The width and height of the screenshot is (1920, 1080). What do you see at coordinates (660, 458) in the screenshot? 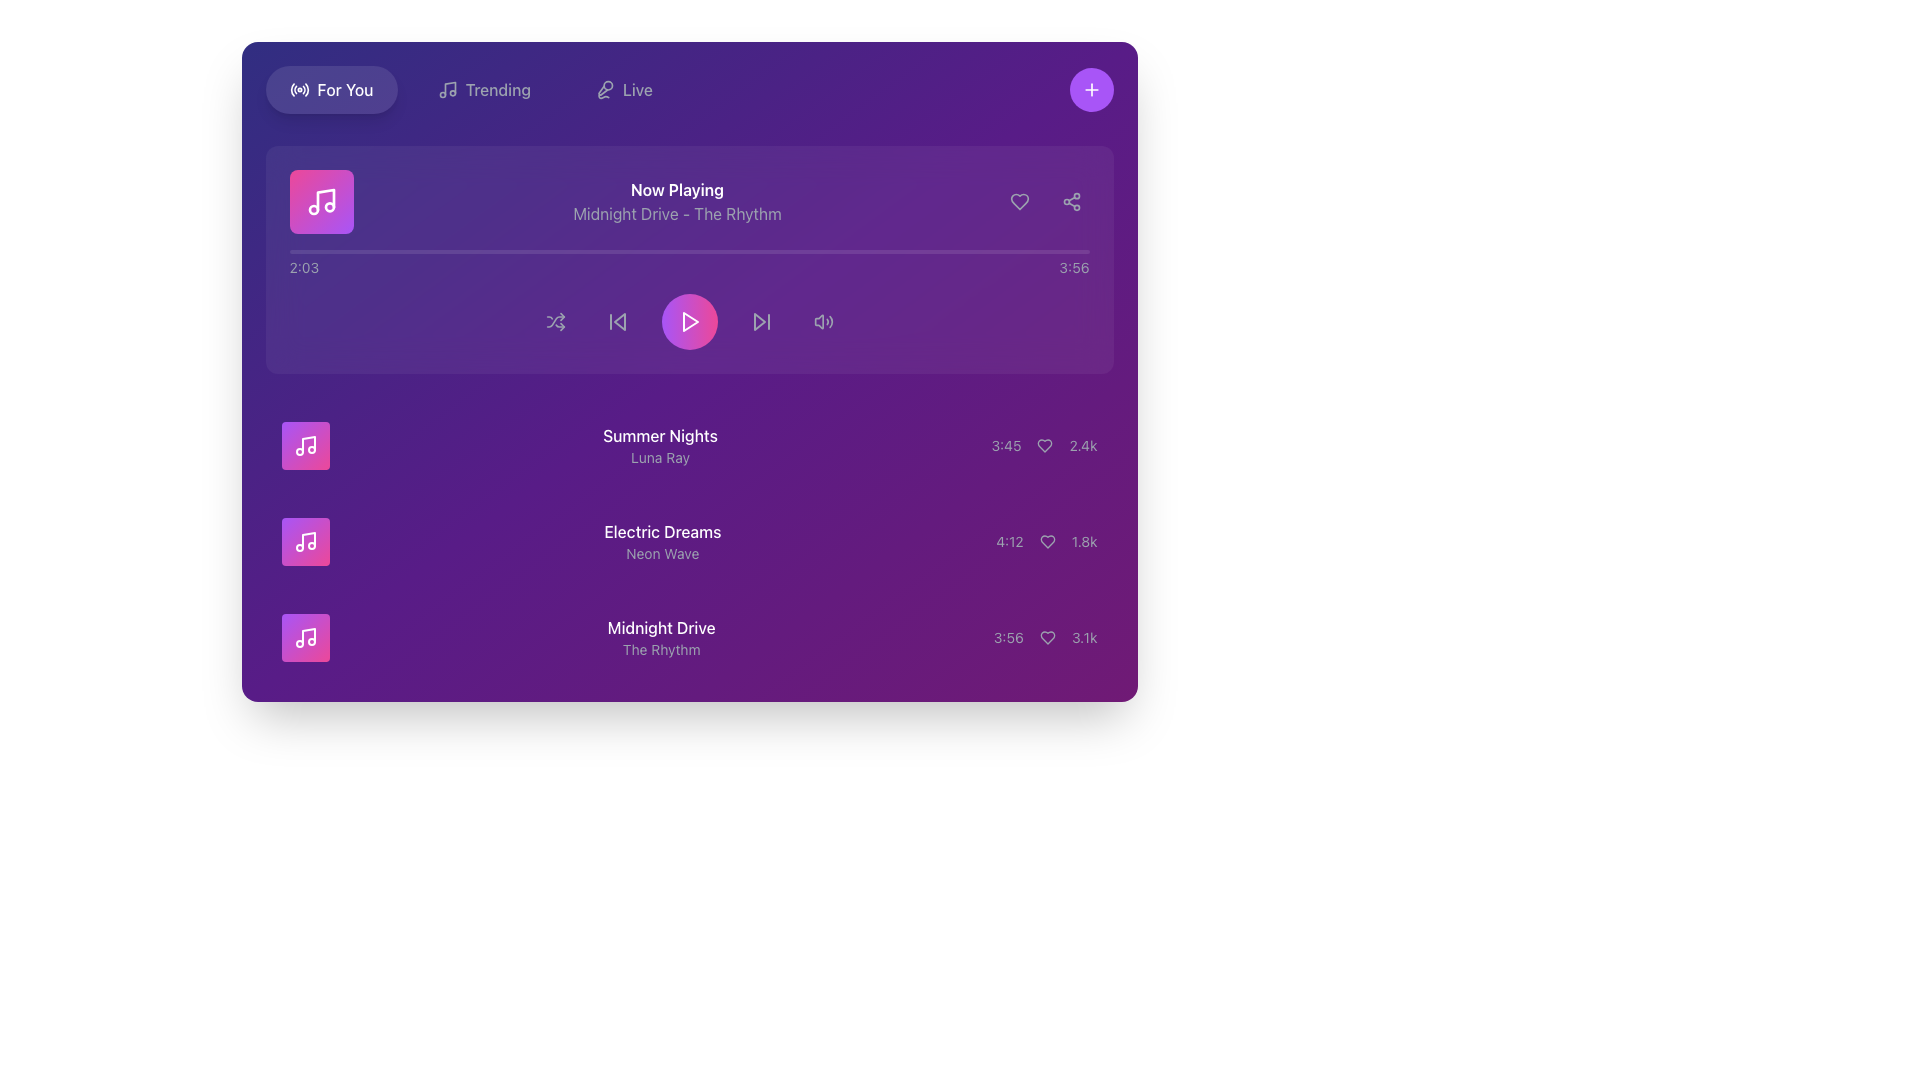
I see `the Text Label displaying 'Luna Ray', which is aligned within a list structure below 'Summer Nights' and has a gray color on a purple gradient background` at bounding box center [660, 458].